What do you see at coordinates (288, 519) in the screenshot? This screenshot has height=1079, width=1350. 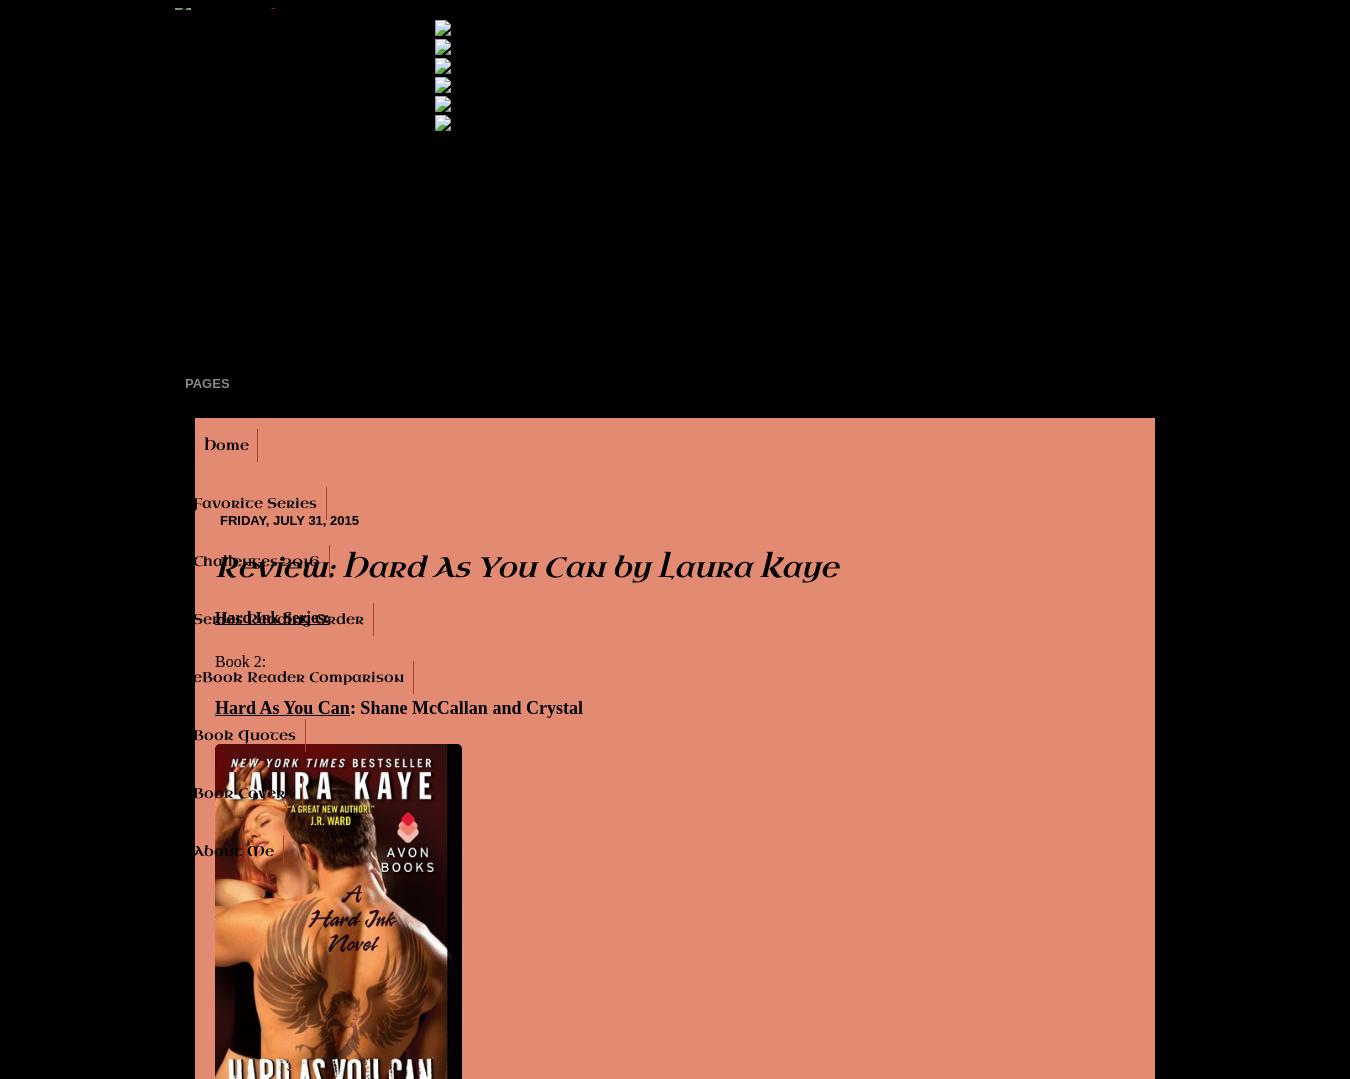 I see `'Friday, July 31, 2015'` at bounding box center [288, 519].